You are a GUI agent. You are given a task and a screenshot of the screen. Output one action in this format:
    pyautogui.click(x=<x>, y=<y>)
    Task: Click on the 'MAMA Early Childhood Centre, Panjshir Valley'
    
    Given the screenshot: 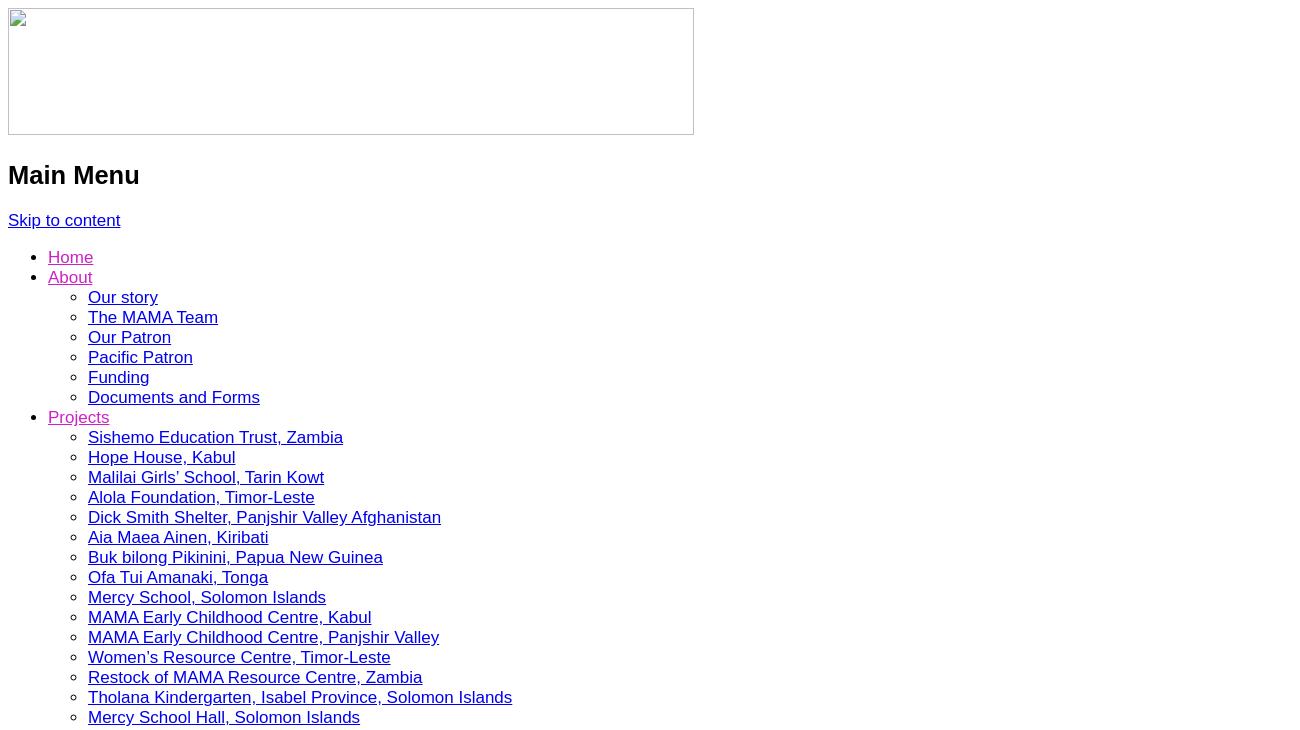 What is the action you would take?
    pyautogui.click(x=262, y=637)
    